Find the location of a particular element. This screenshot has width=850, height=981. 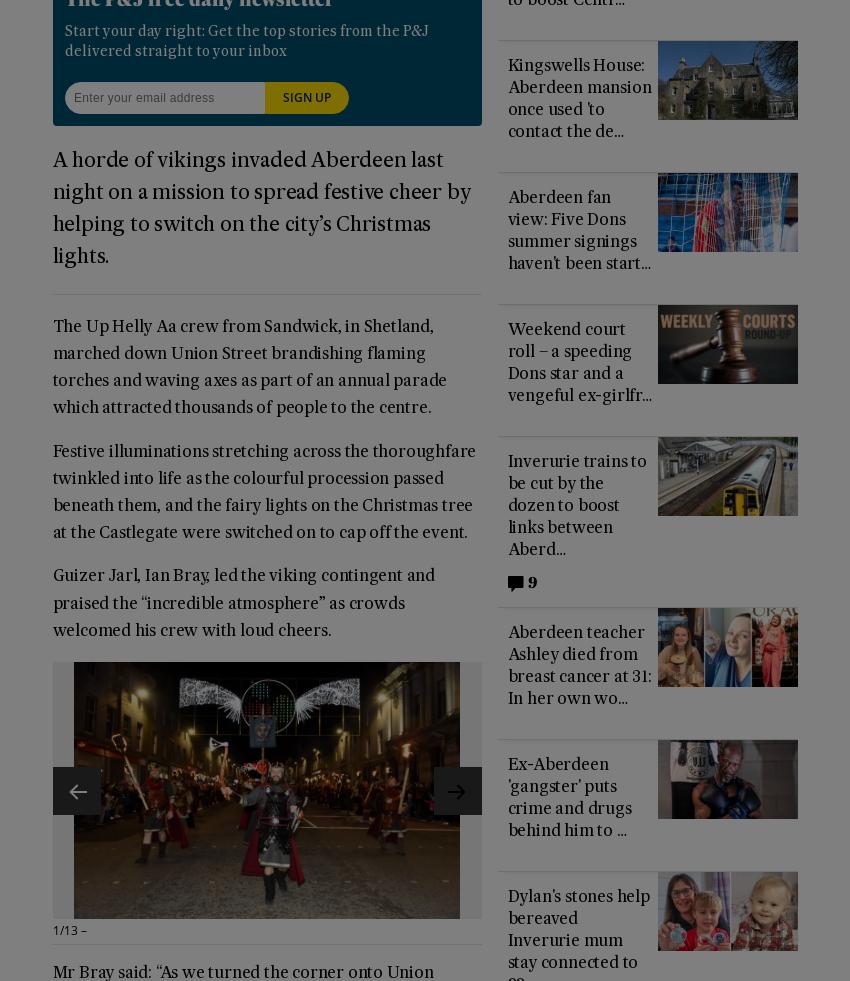

'Ex-Aberdeen 'gangster' puts crime and drugs behind him to …' is located at coordinates (568, 798).